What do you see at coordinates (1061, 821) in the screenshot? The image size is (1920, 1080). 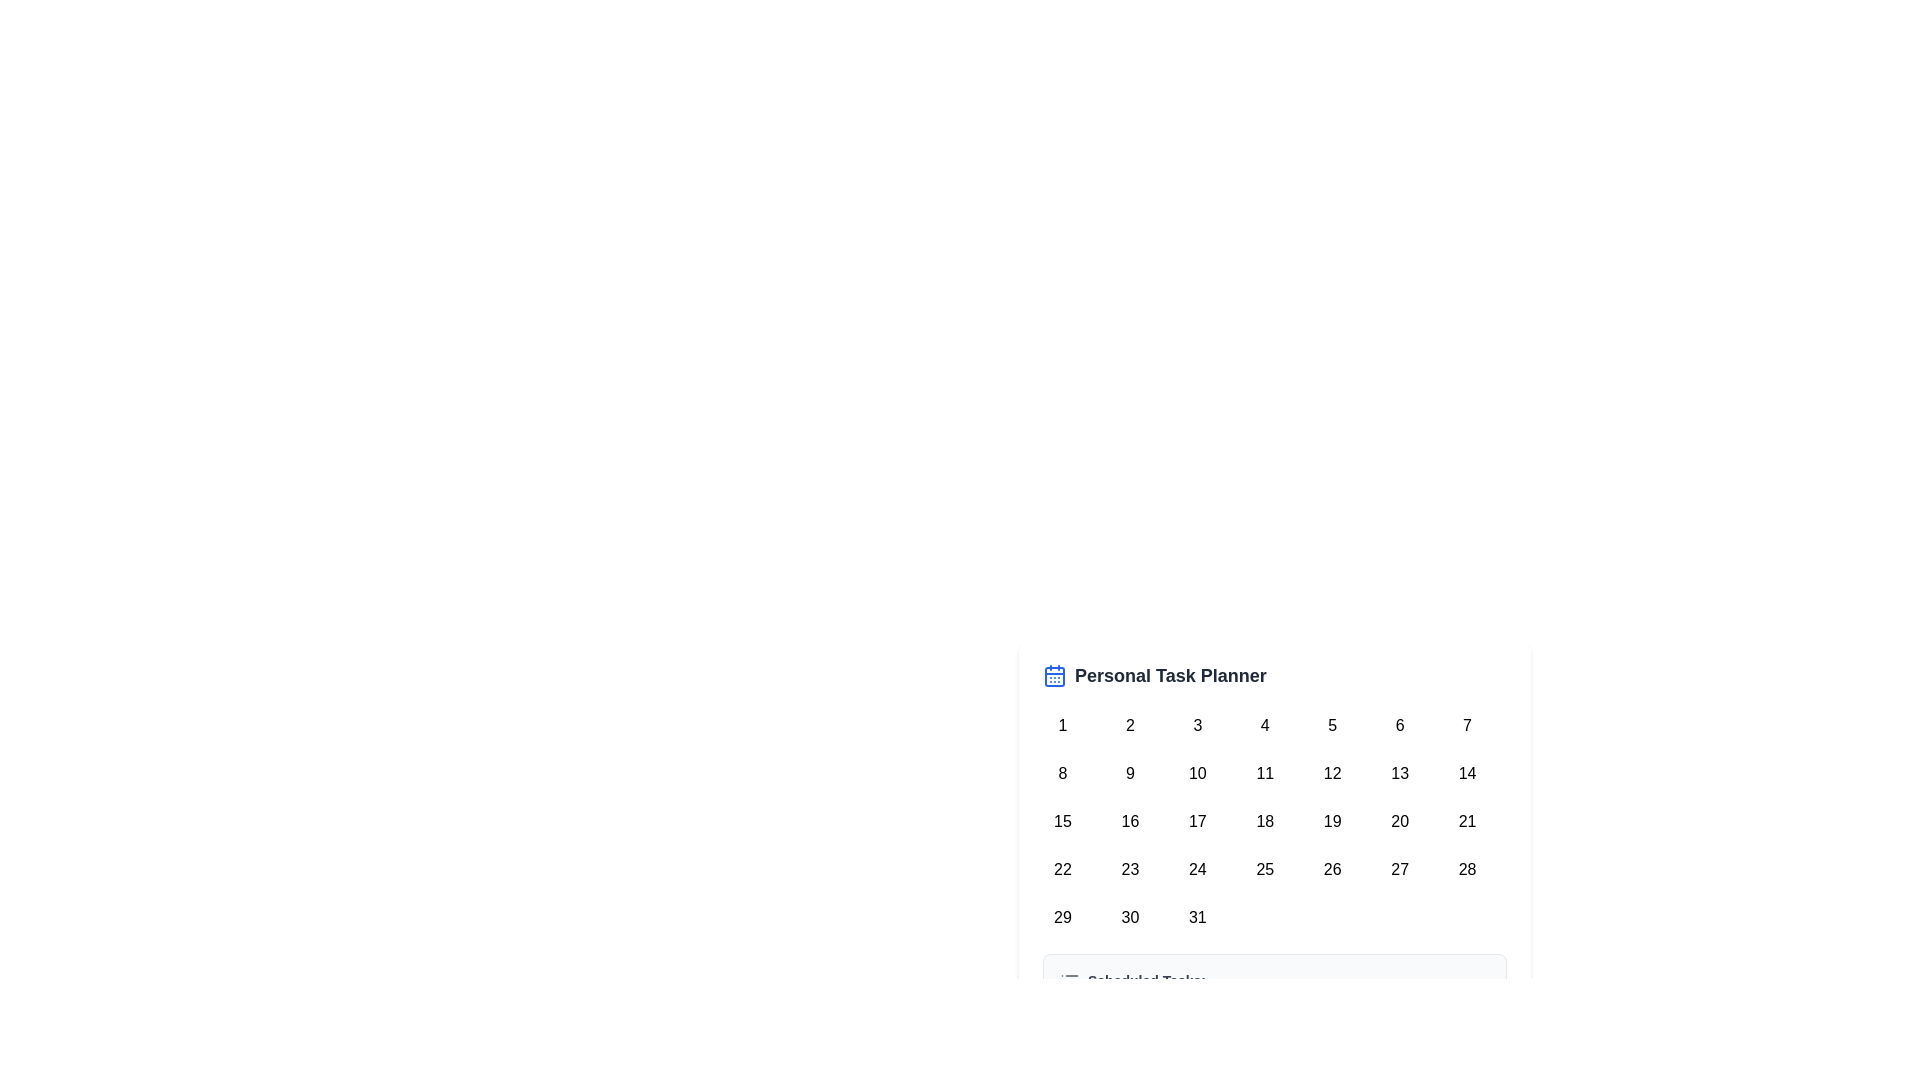 I see `the date selector button located` at bounding box center [1061, 821].